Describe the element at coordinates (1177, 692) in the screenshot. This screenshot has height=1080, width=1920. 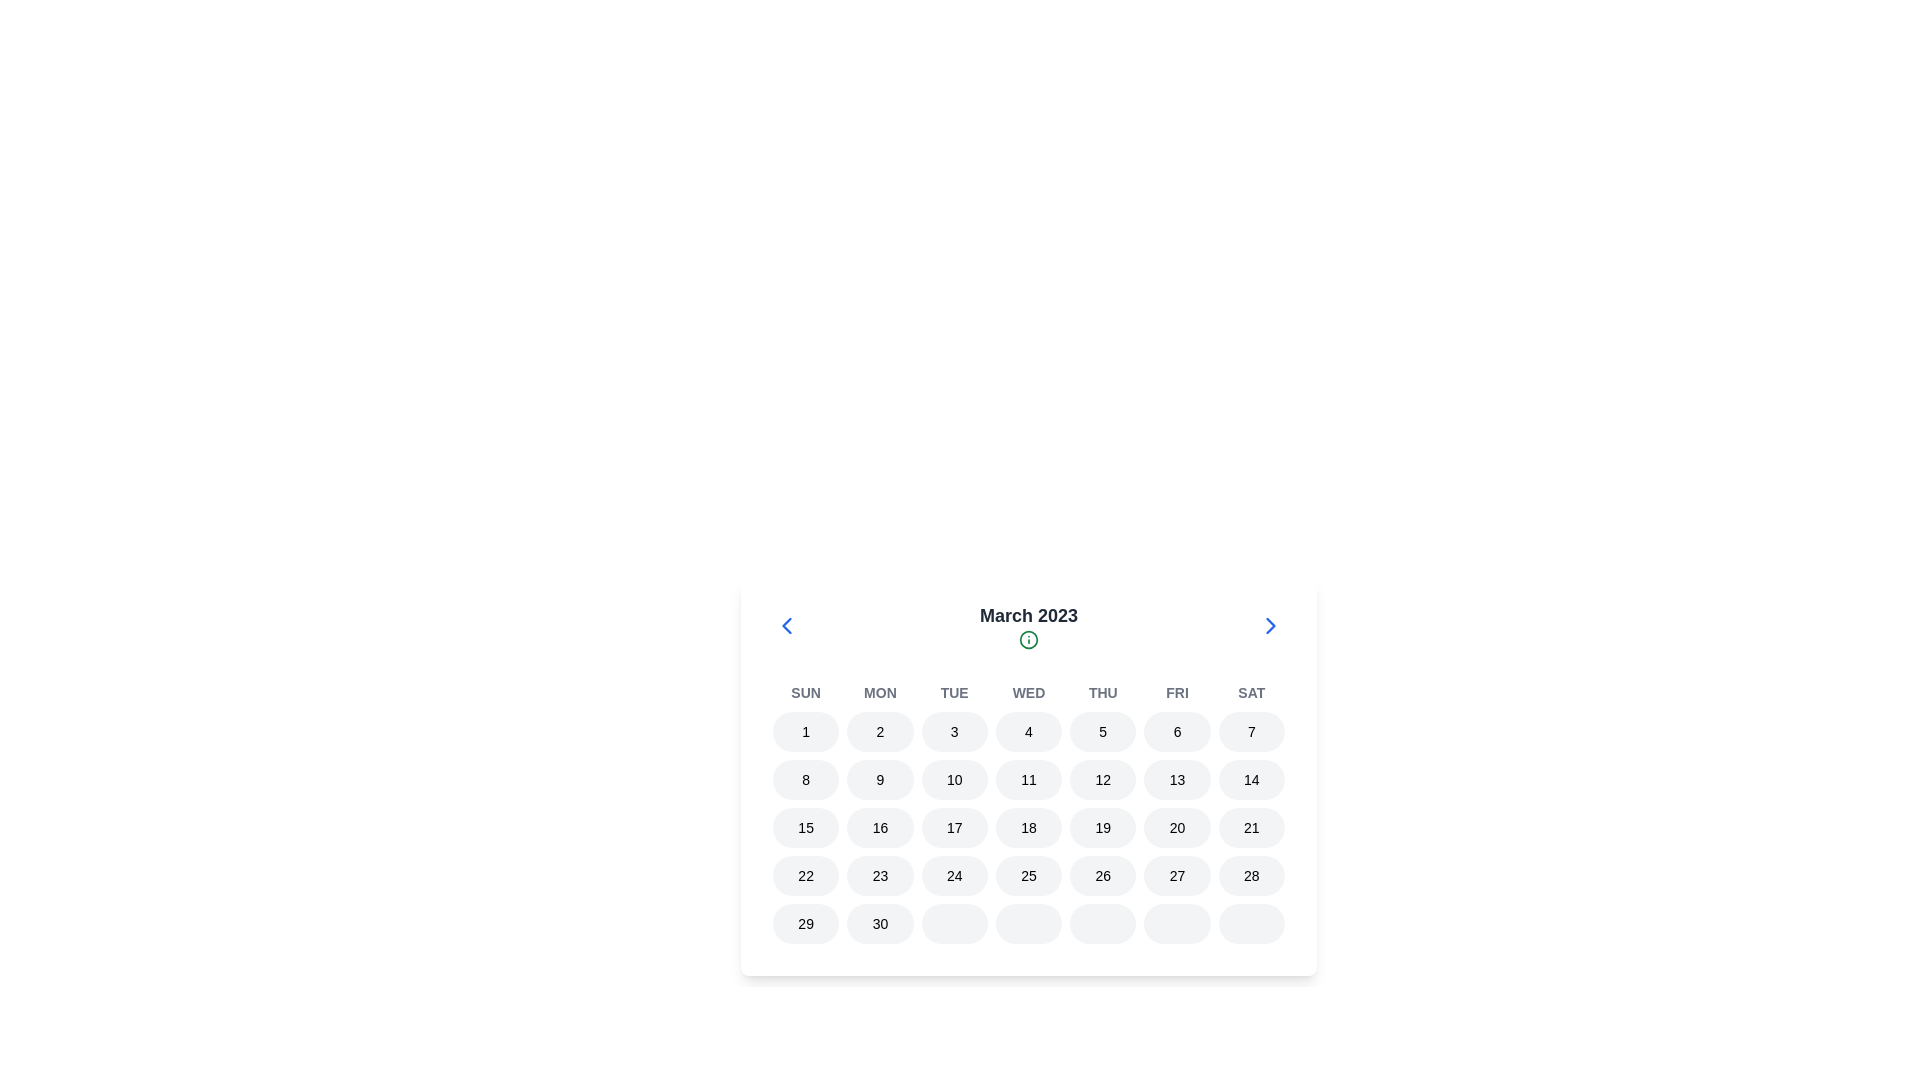
I see `the text label indicating 'Friday', which is the sixth element in a week layout of day abbreviations` at that location.